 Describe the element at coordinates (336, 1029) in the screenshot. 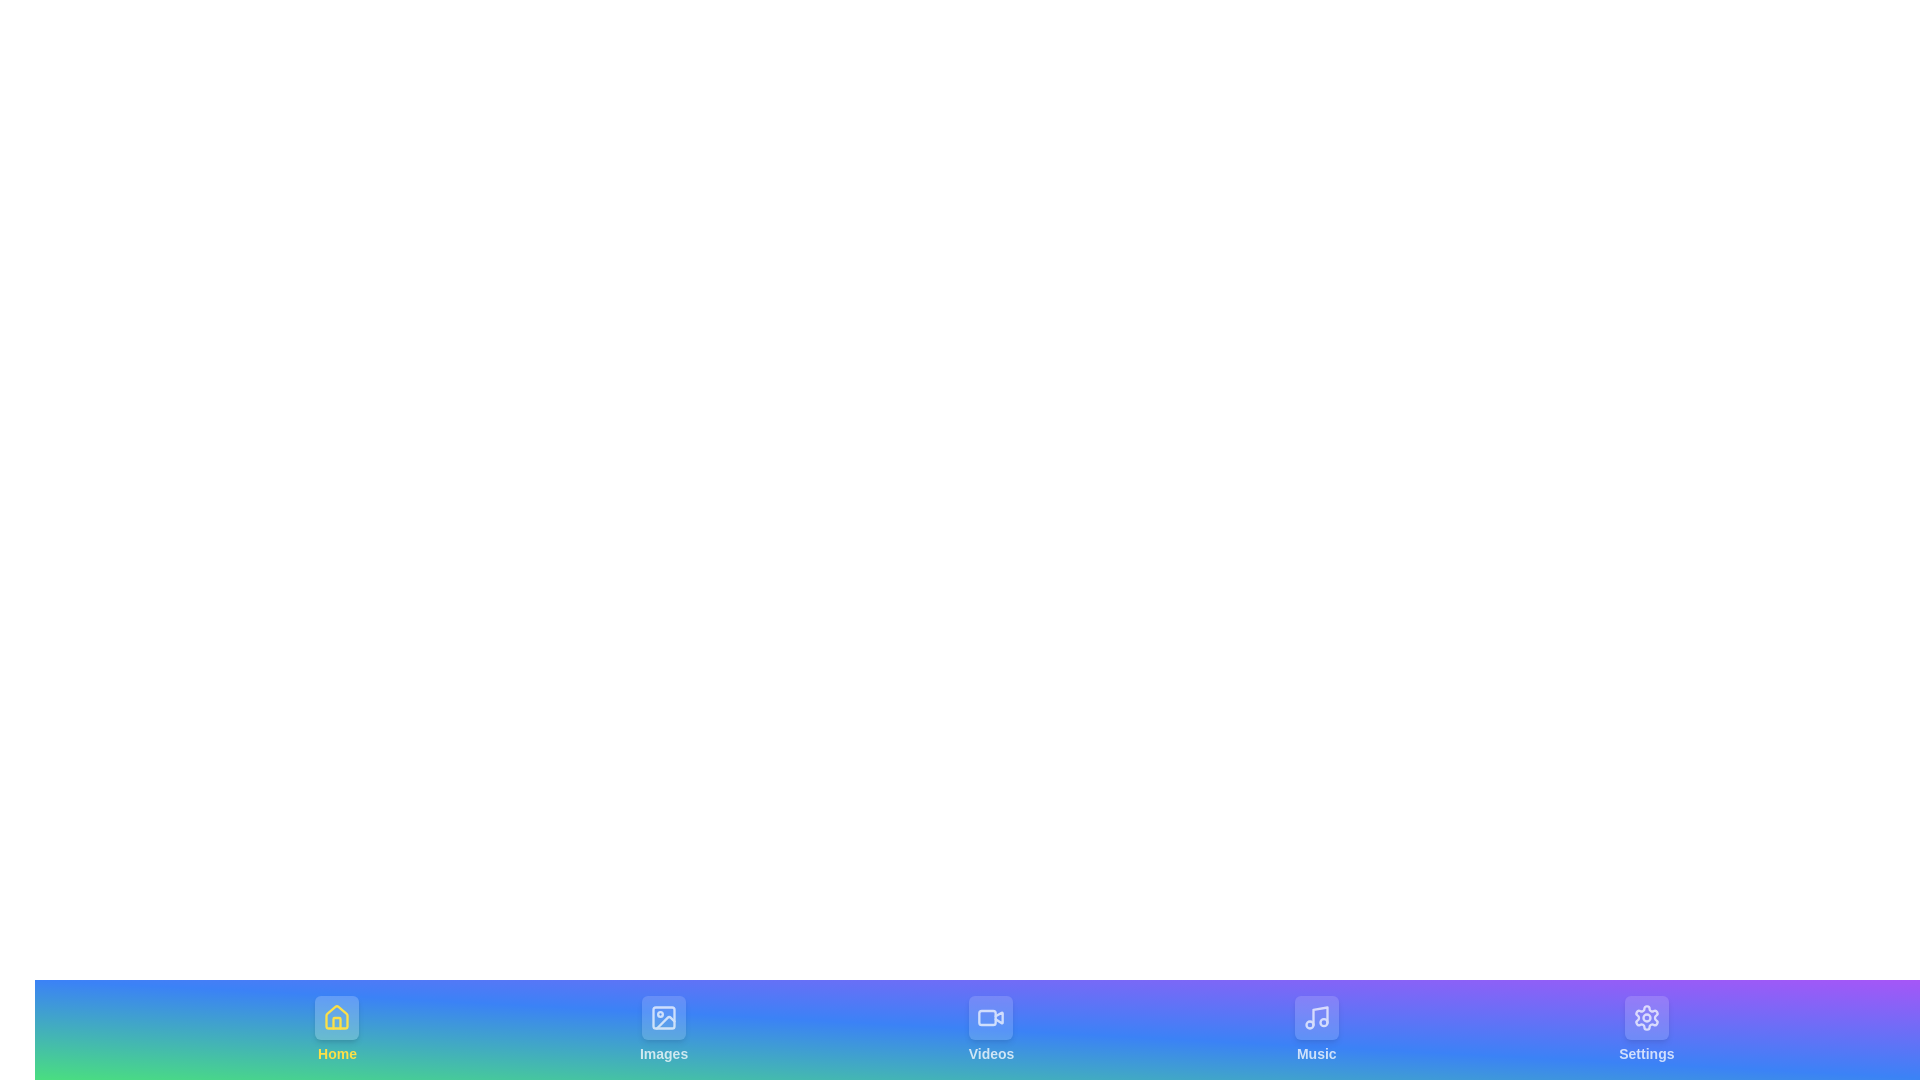

I see `the tab labeled Home by clicking on its center` at that location.